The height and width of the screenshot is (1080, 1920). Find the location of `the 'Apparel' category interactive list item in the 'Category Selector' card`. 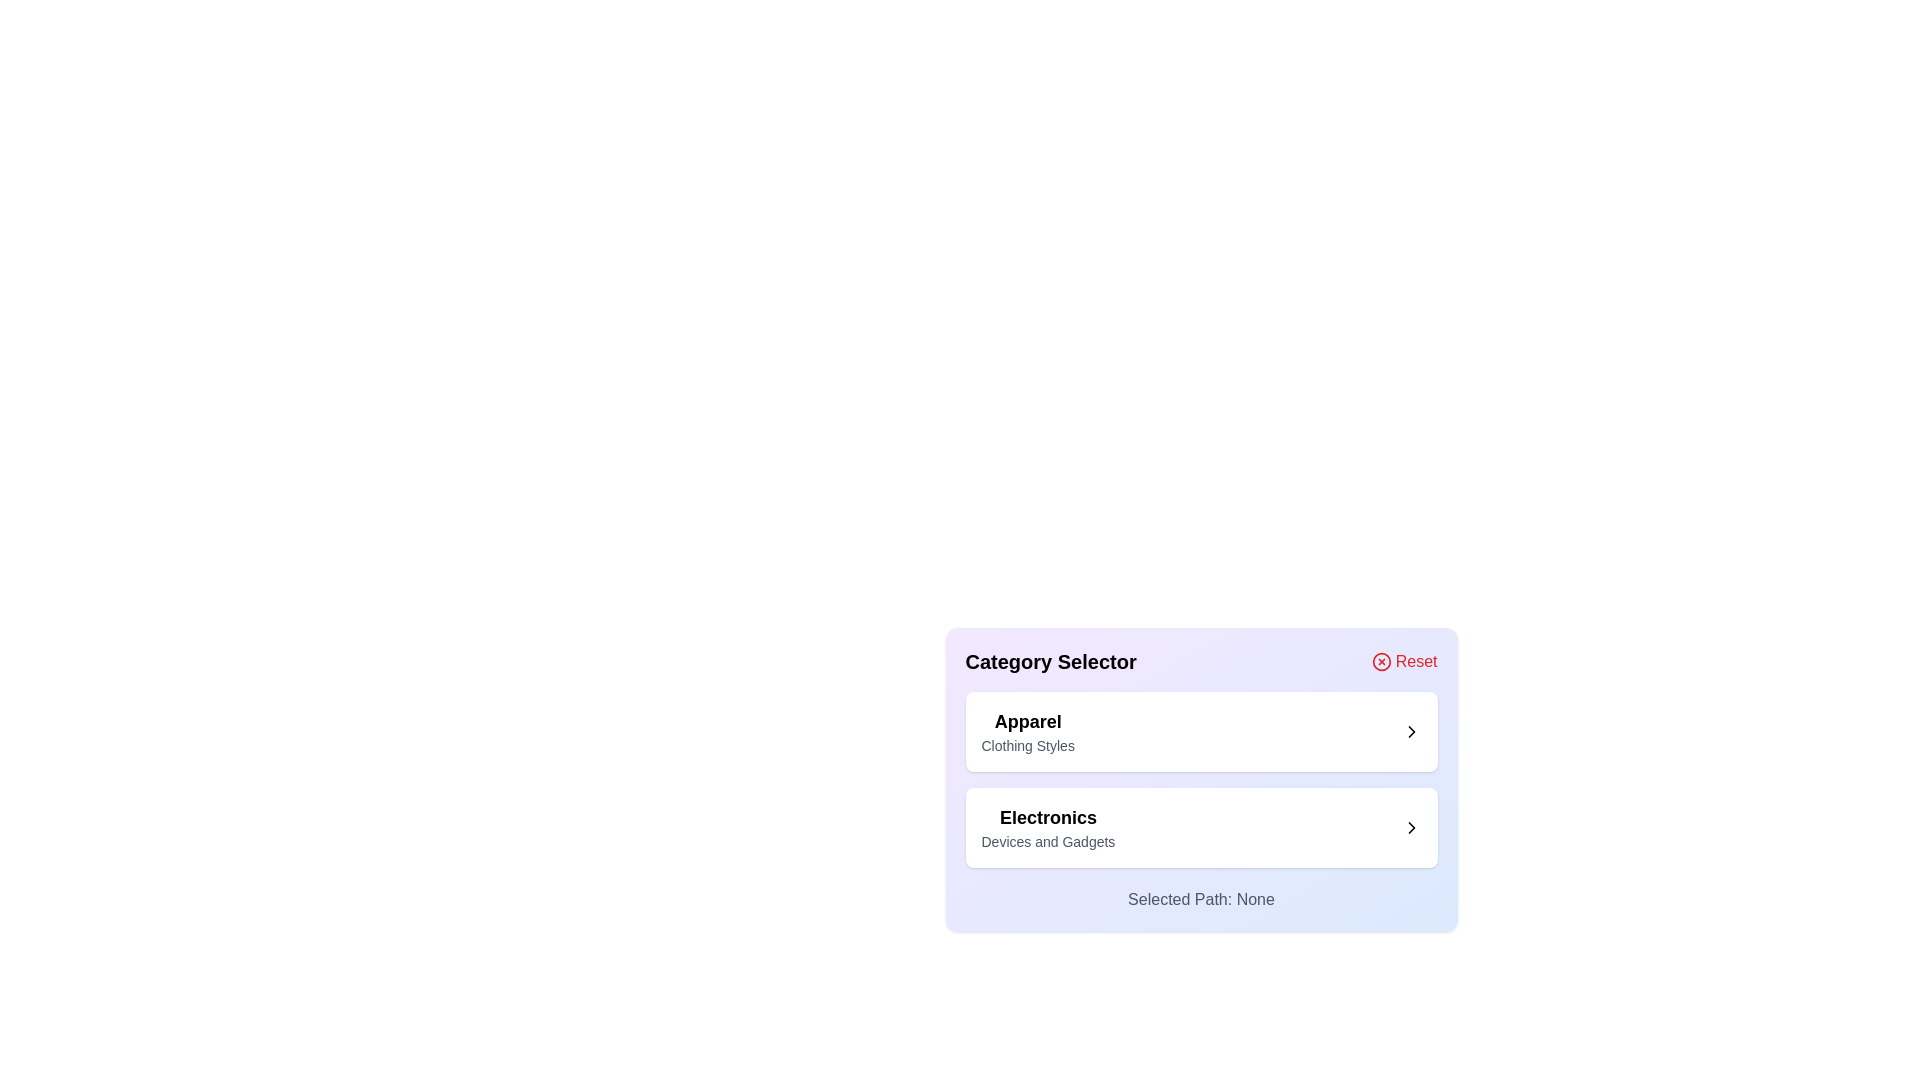

the 'Apparel' category interactive list item in the 'Category Selector' card is located at coordinates (1200, 732).